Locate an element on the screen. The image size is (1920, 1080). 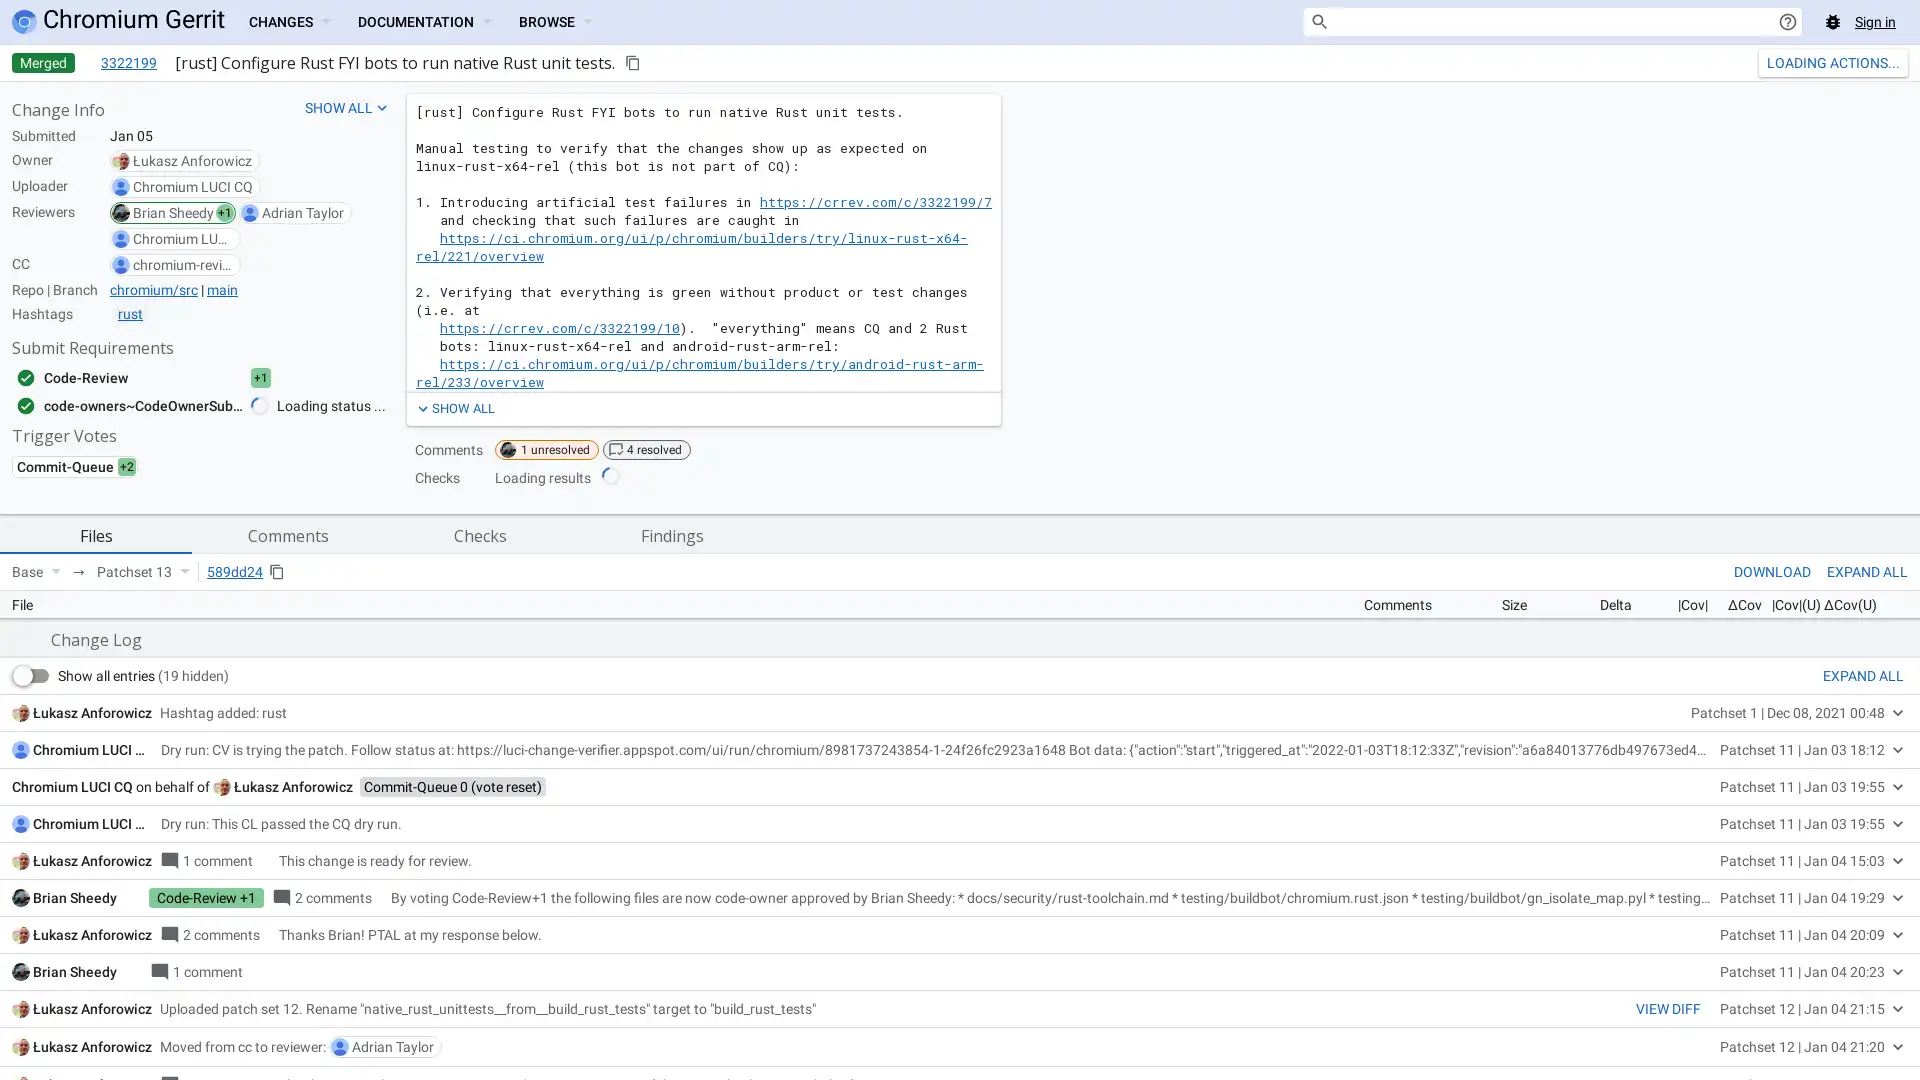
Base is located at coordinates (36, 571).